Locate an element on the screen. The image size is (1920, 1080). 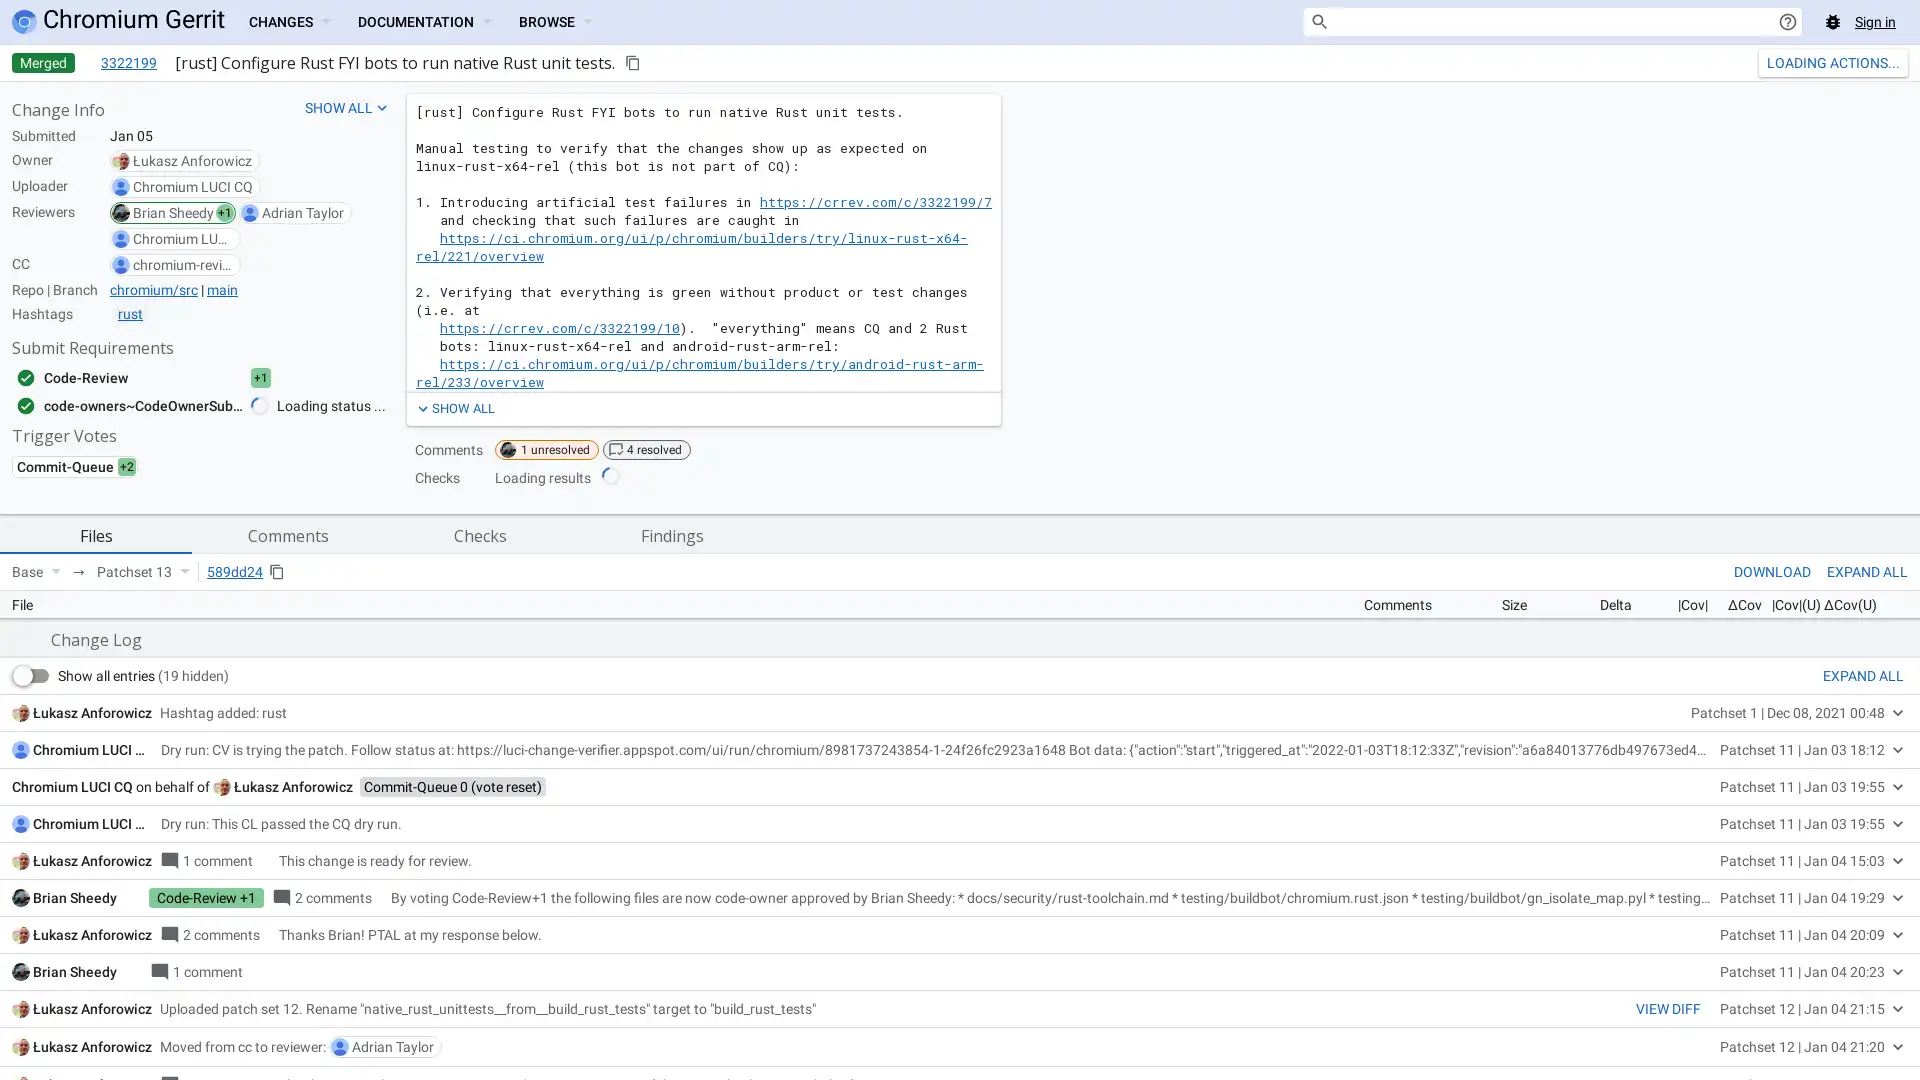
Base is located at coordinates (36, 571).